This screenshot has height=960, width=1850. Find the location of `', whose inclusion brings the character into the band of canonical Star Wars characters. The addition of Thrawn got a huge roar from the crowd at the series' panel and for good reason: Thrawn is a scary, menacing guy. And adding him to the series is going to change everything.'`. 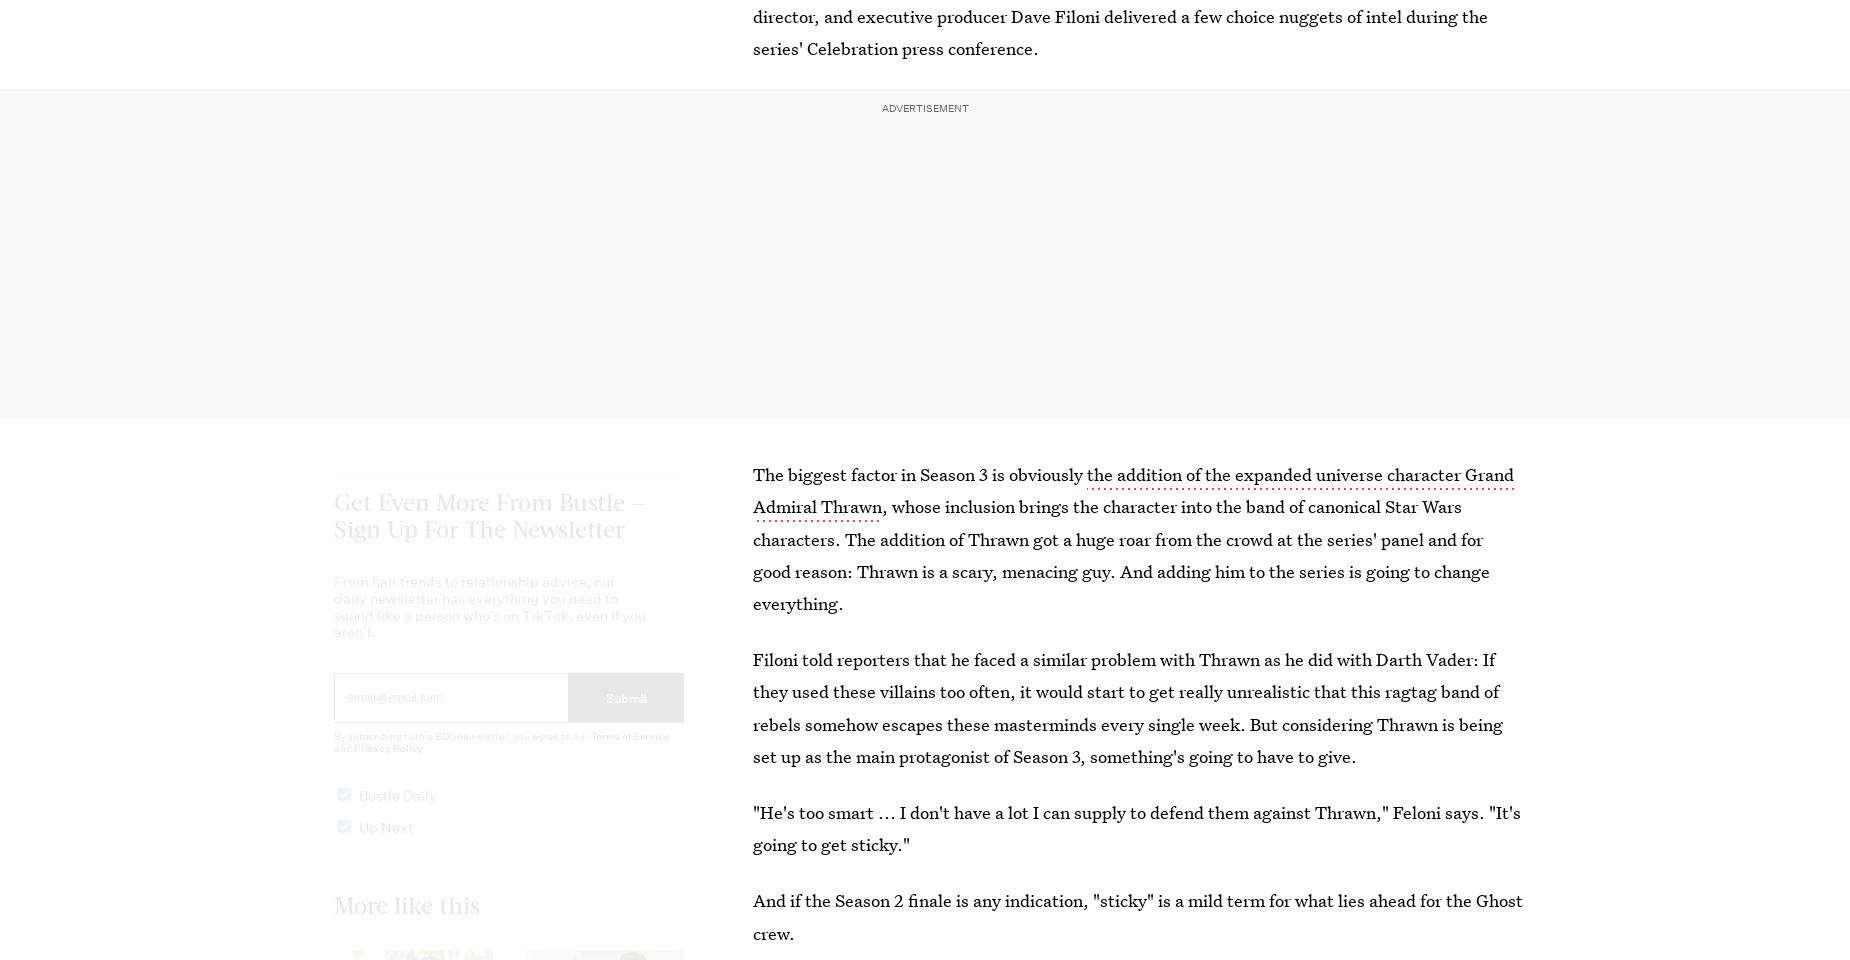

', whose inclusion brings the character into the band of canonical Star Wars characters. The addition of Thrawn got a huge roar from the crowd at the series' panel and for good reason: Thrawn is a scary, menacing guy. And adding him to the series is going to change everything.' is located at coordinates (1120, 554).